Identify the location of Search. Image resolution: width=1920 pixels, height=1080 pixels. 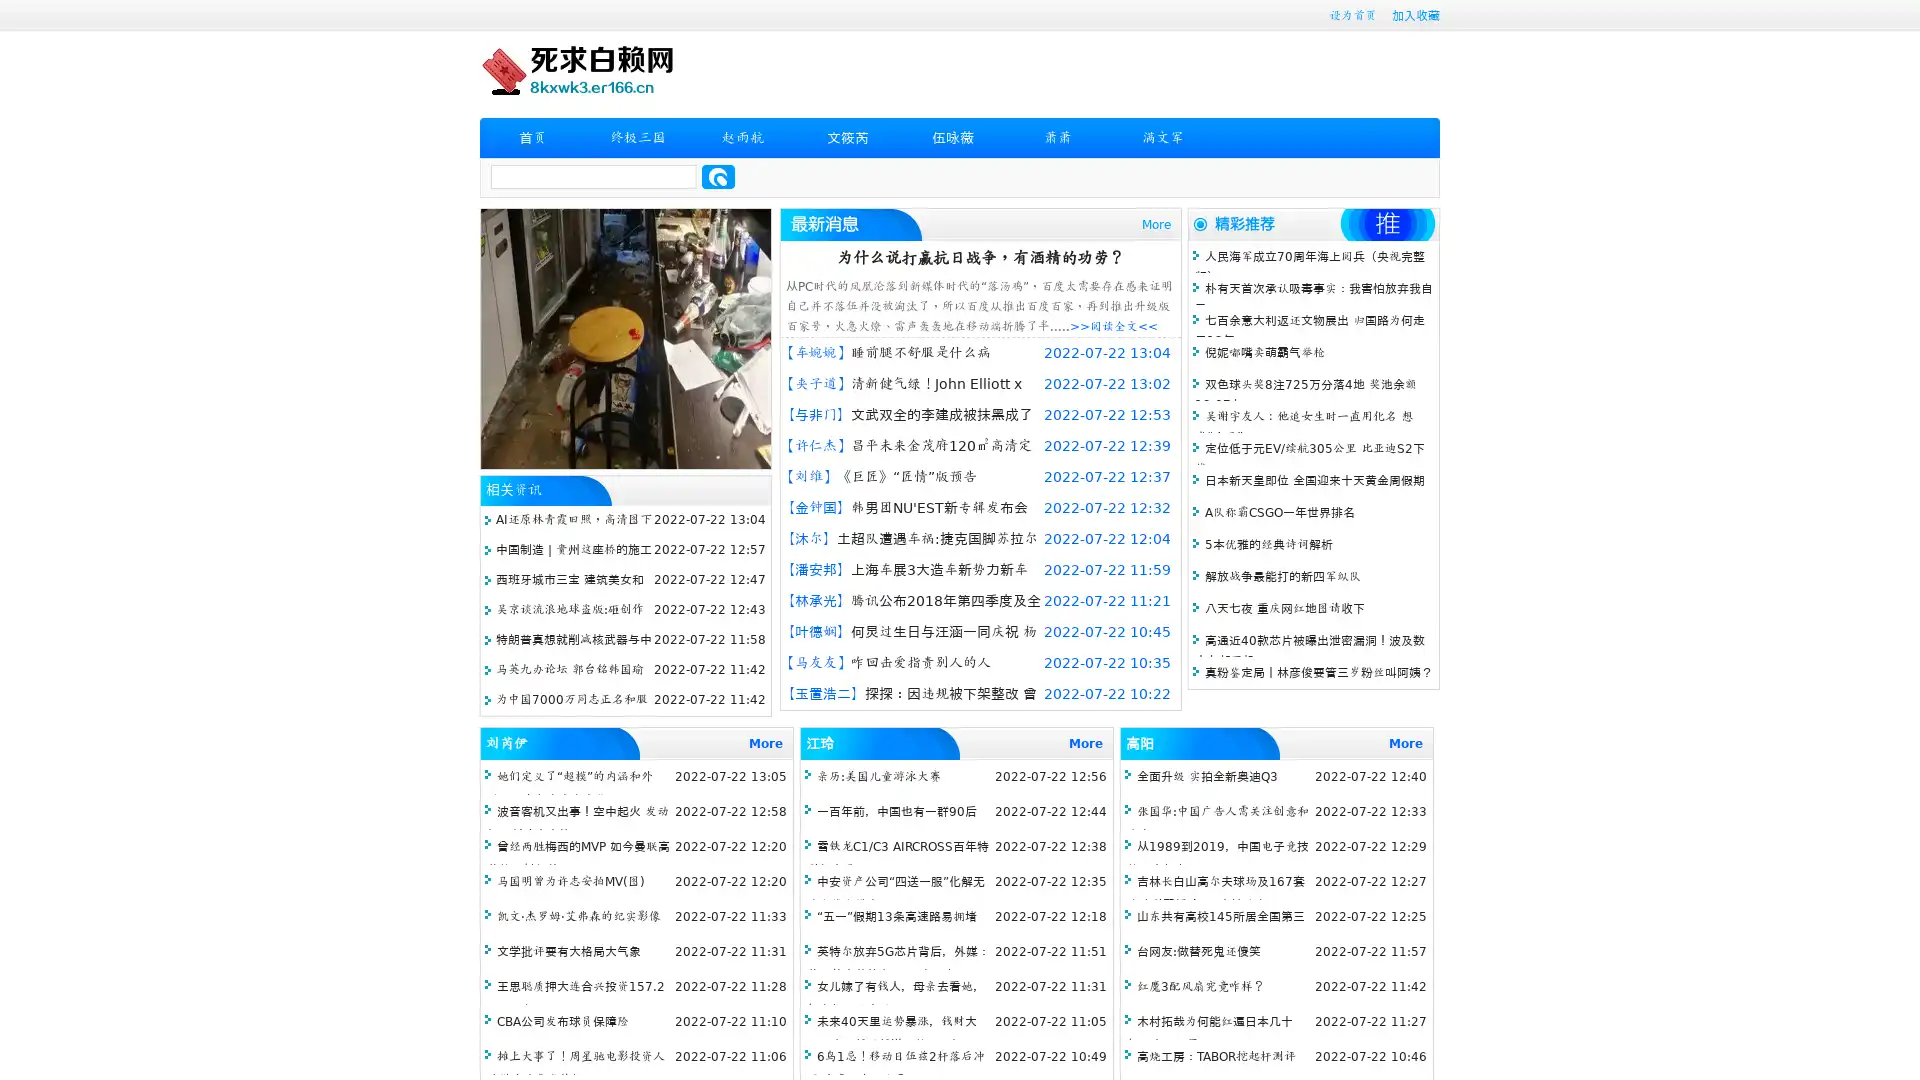
(718, 176).